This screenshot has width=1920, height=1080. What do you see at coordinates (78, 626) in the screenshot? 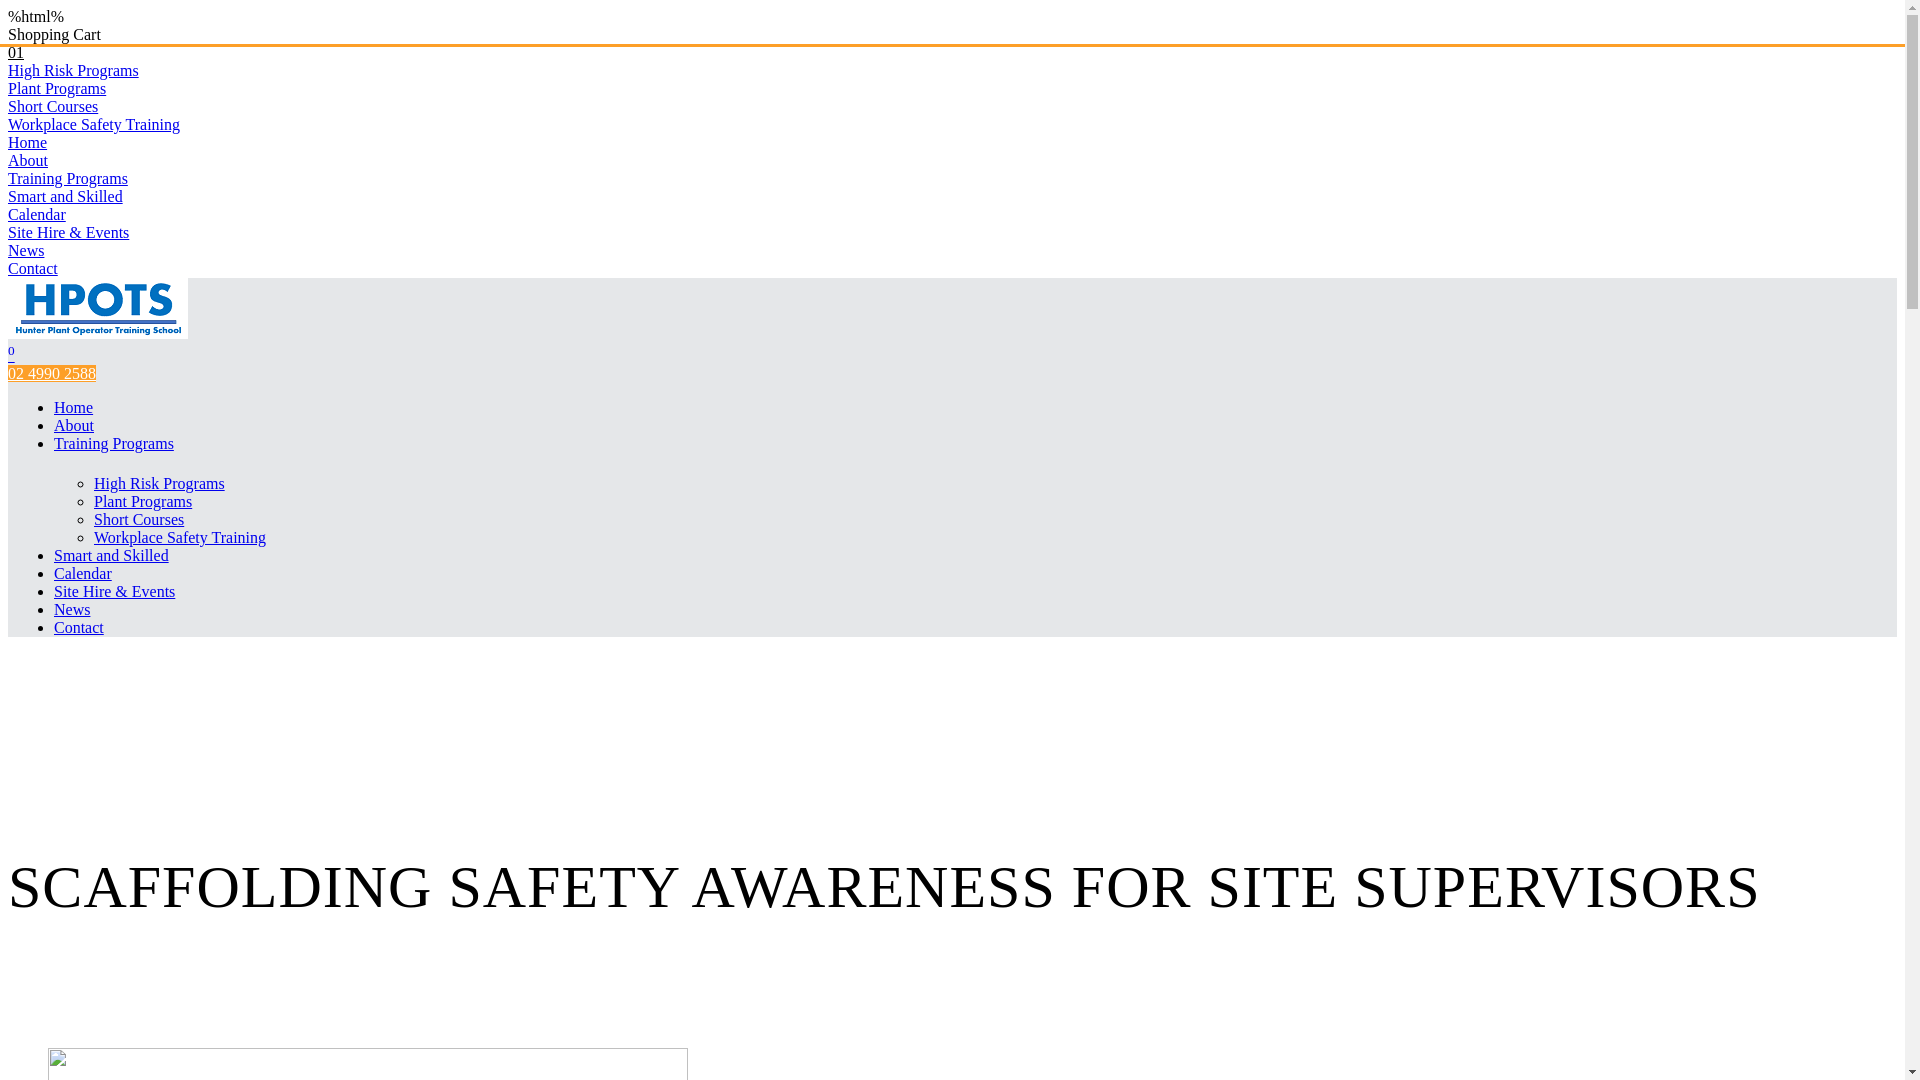
I see `'Contact'` at bounding box center [78, 626].